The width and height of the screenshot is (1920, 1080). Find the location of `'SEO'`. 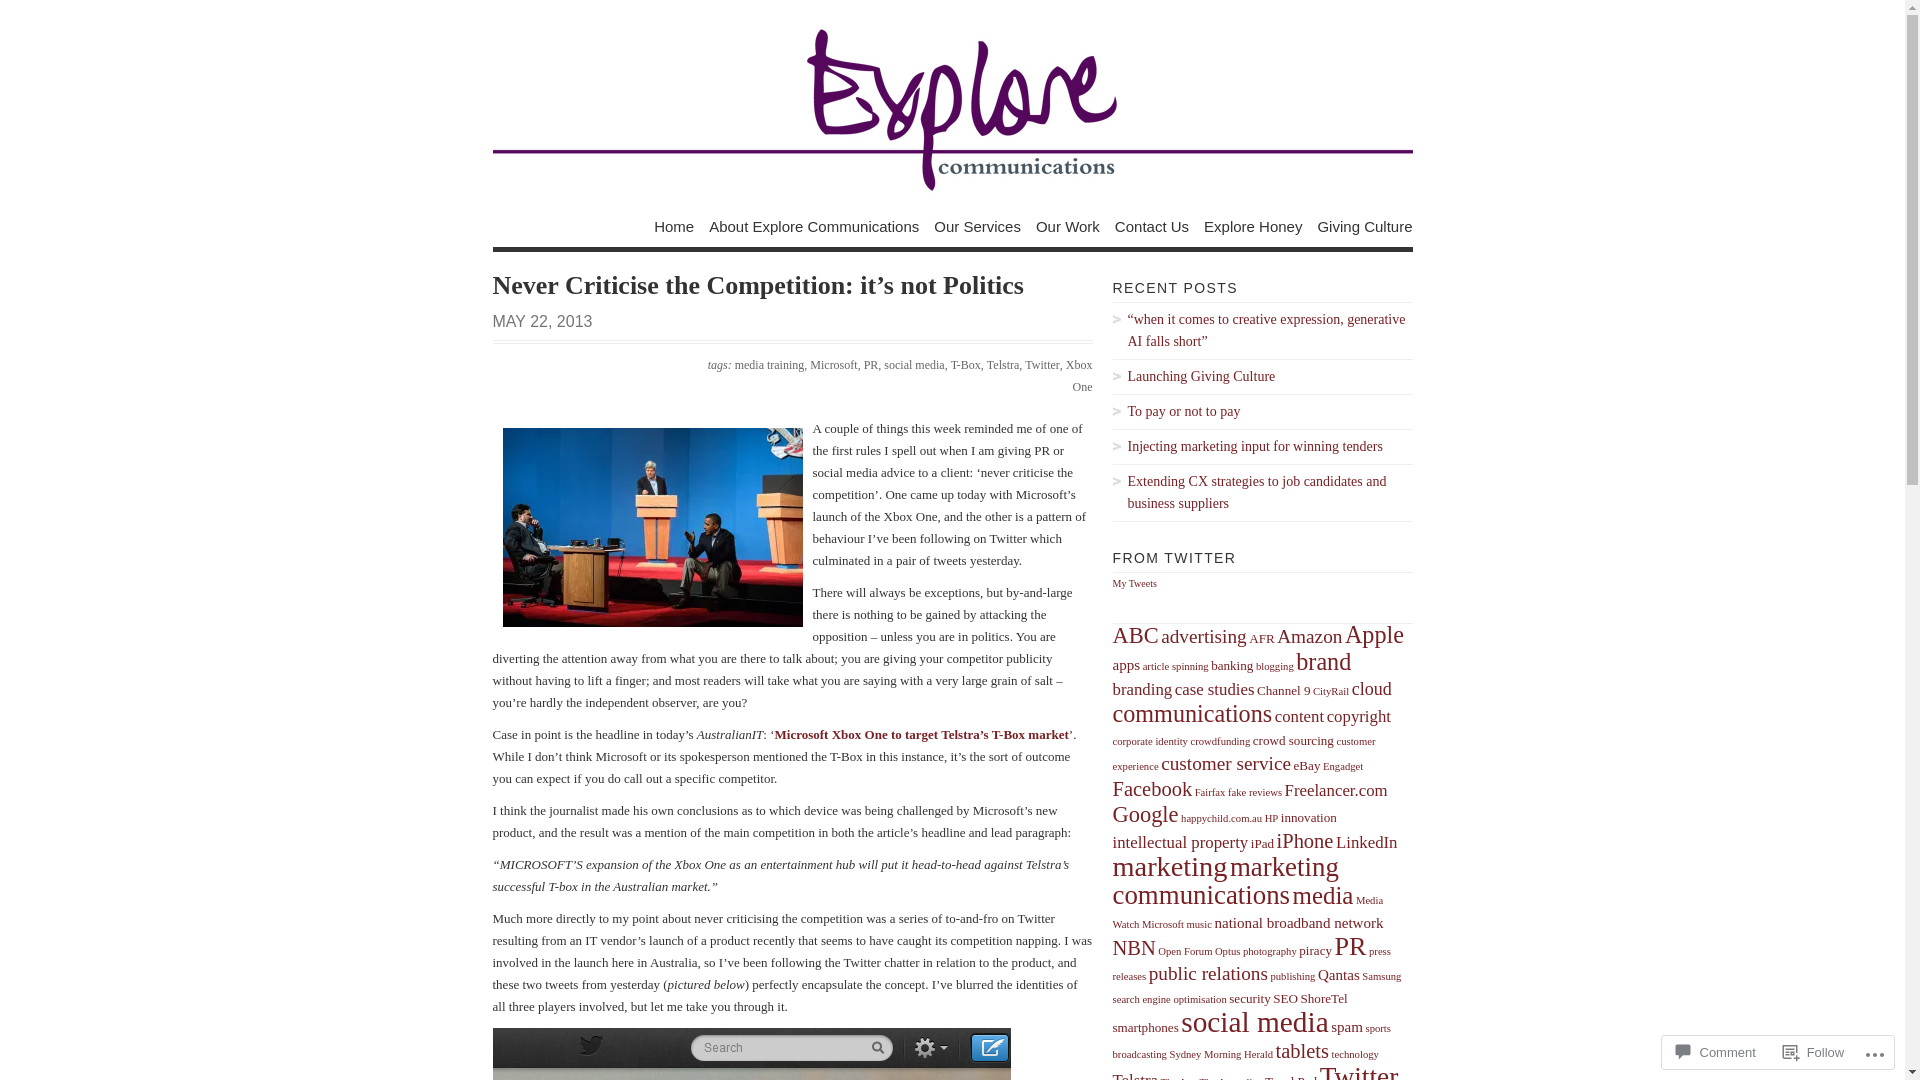

'SEO' is located at coordinates (1285, 998).